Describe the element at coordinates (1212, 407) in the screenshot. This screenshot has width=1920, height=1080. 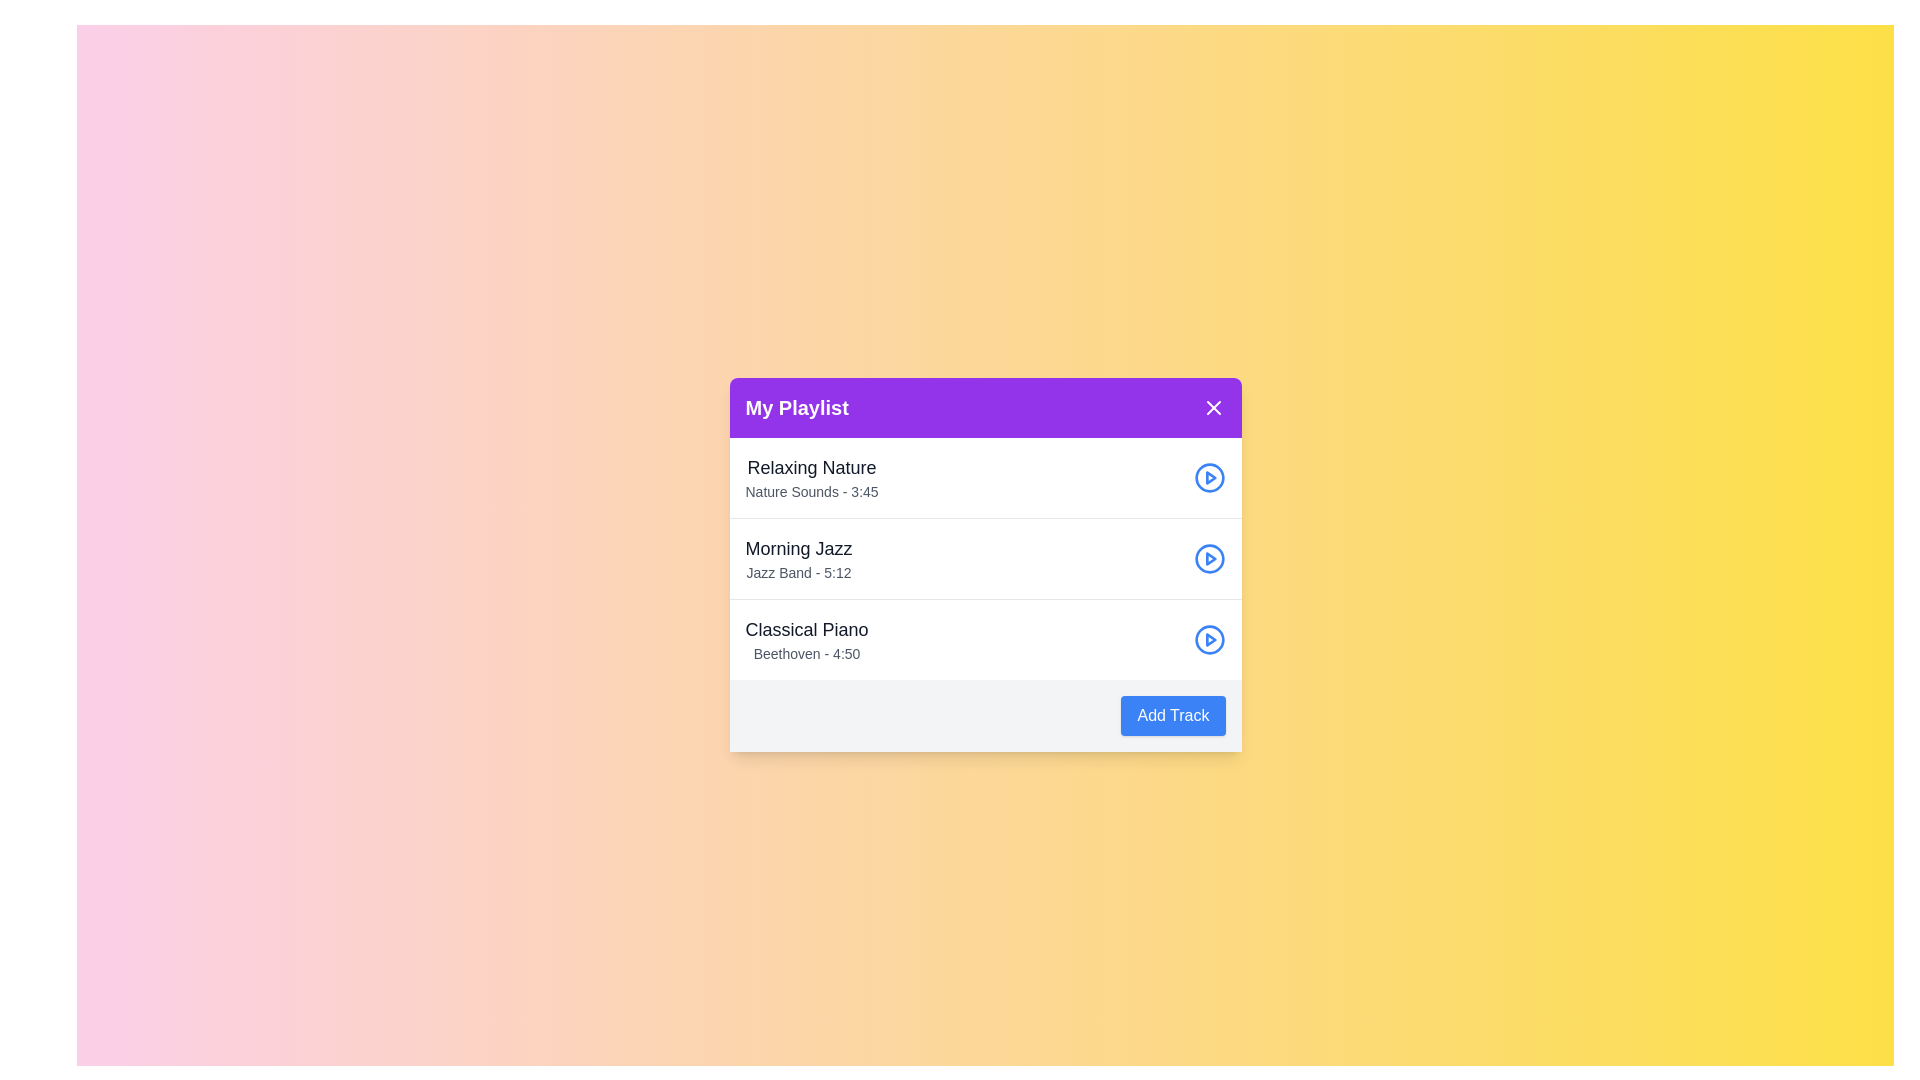
I see `the close button to close the dialog` at that location.